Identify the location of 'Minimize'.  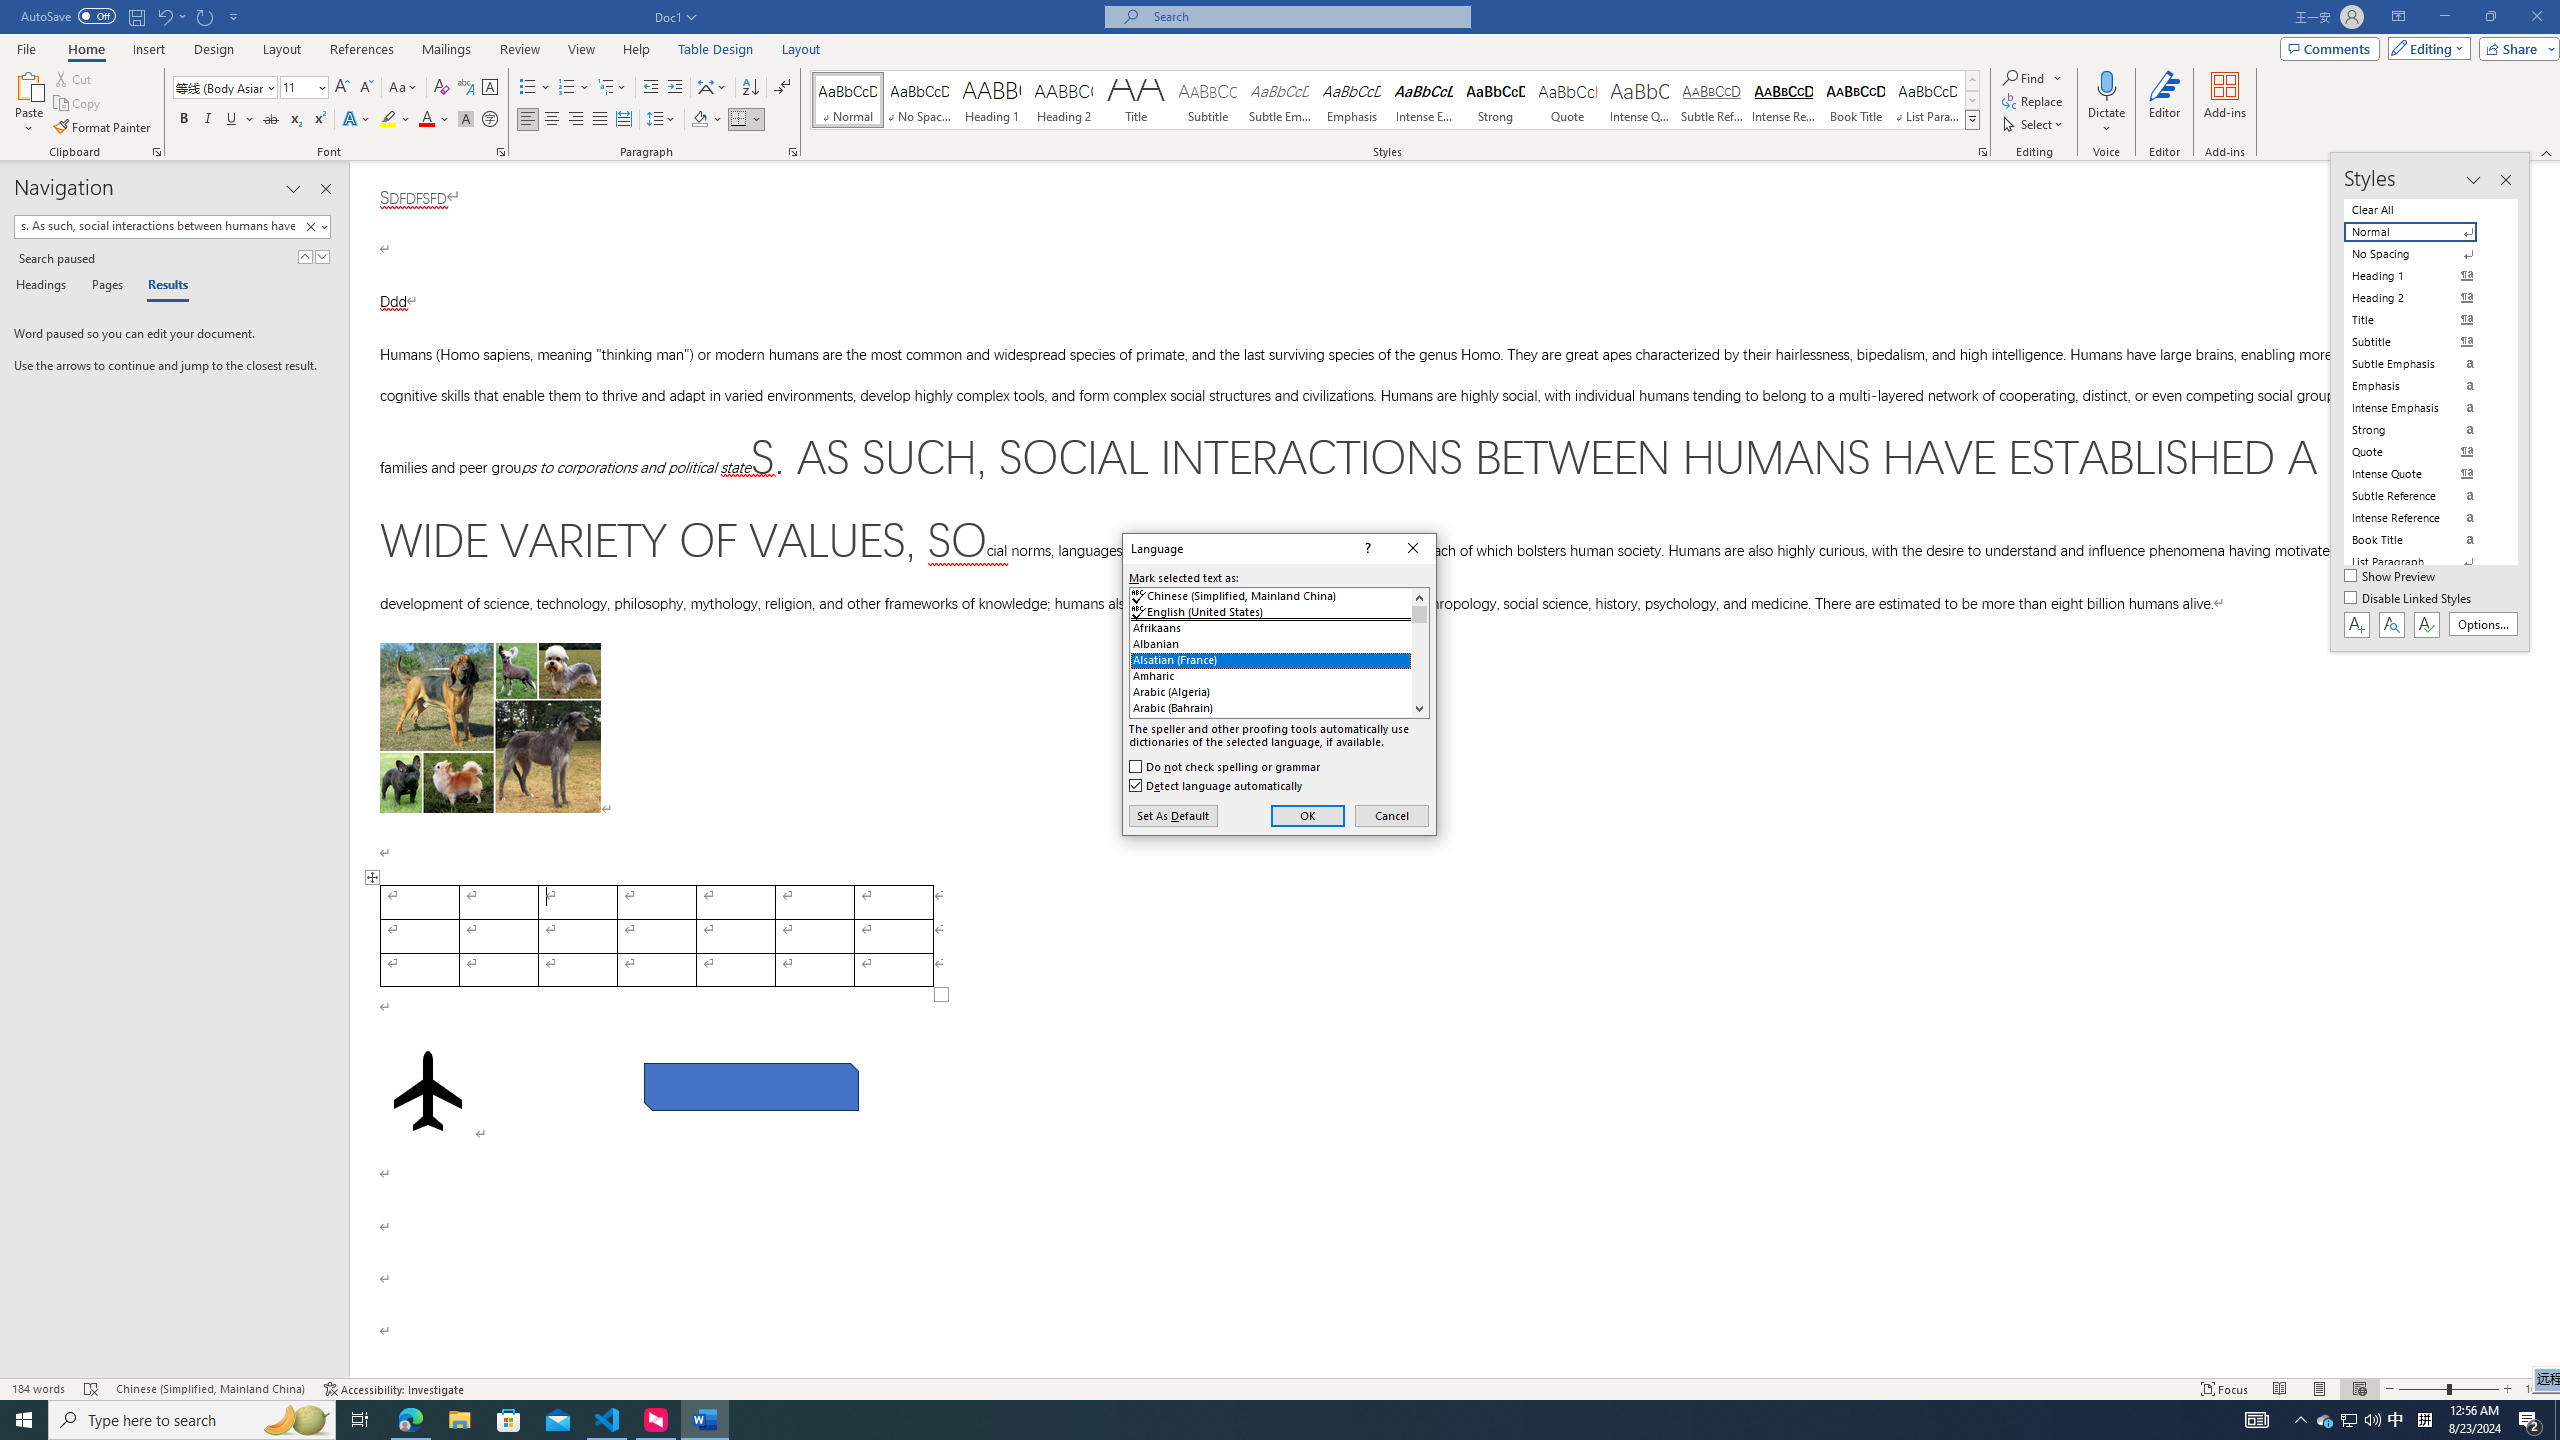
(2443, 16).